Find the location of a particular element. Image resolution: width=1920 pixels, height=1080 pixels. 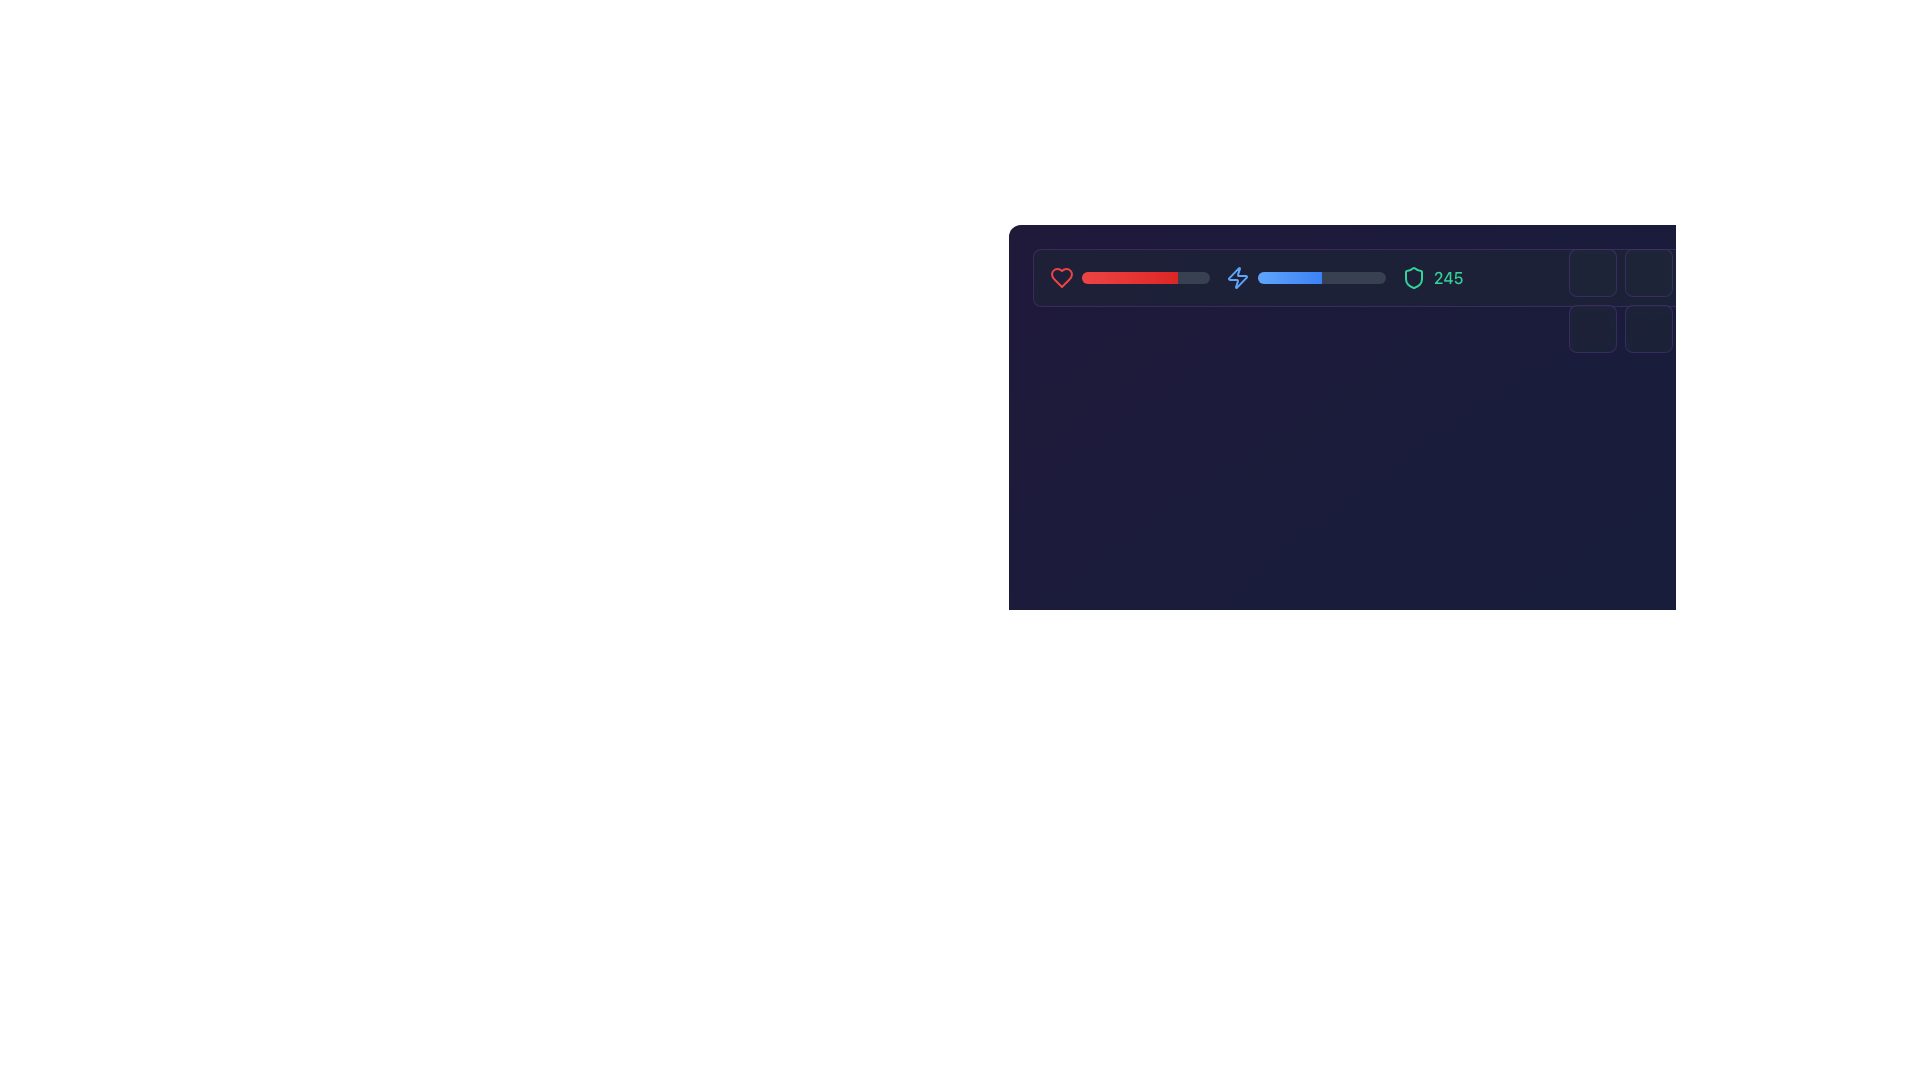

the button located in the second row and first column of a 4x2 grid arrangement, positioned at the top right corner of the interface is located at coordinates (1592, 327).